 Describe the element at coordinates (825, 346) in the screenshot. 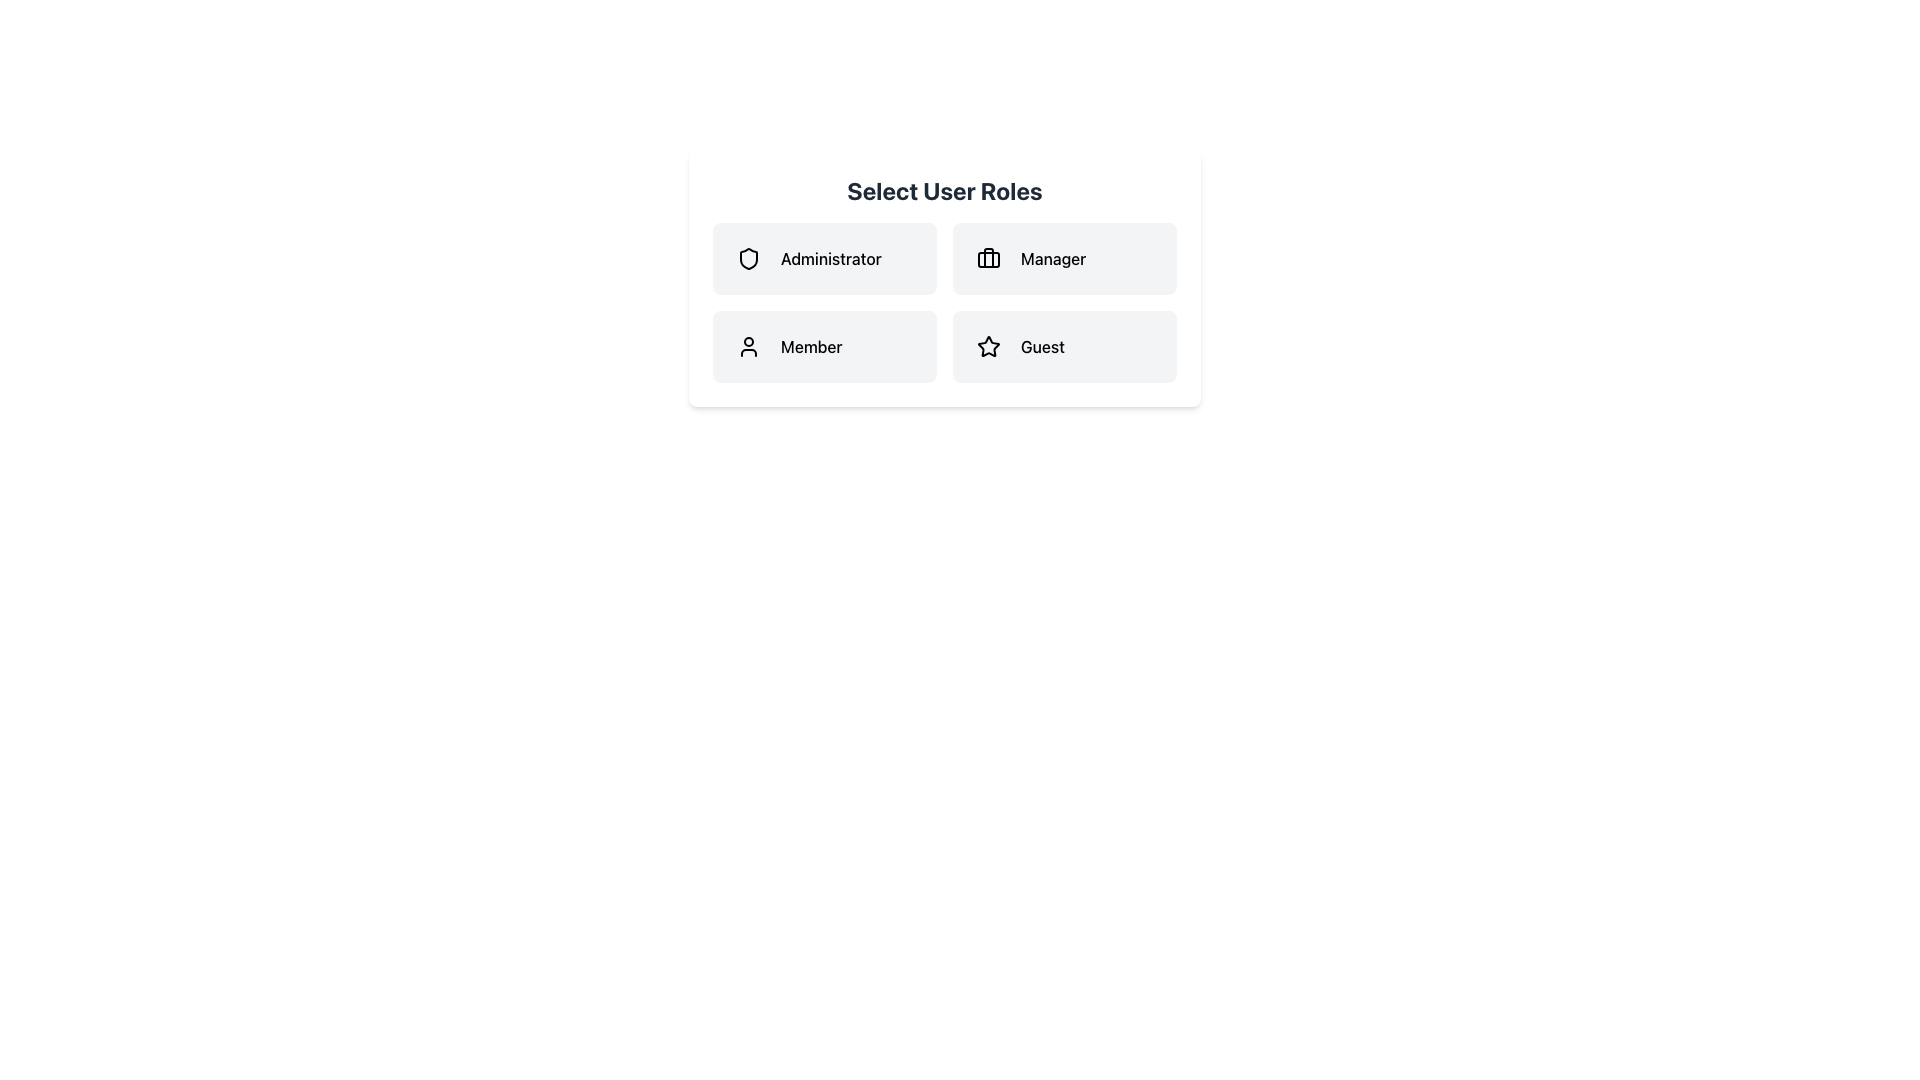

I see `the 'Member' role selection button using keyboard navigation` at that location.